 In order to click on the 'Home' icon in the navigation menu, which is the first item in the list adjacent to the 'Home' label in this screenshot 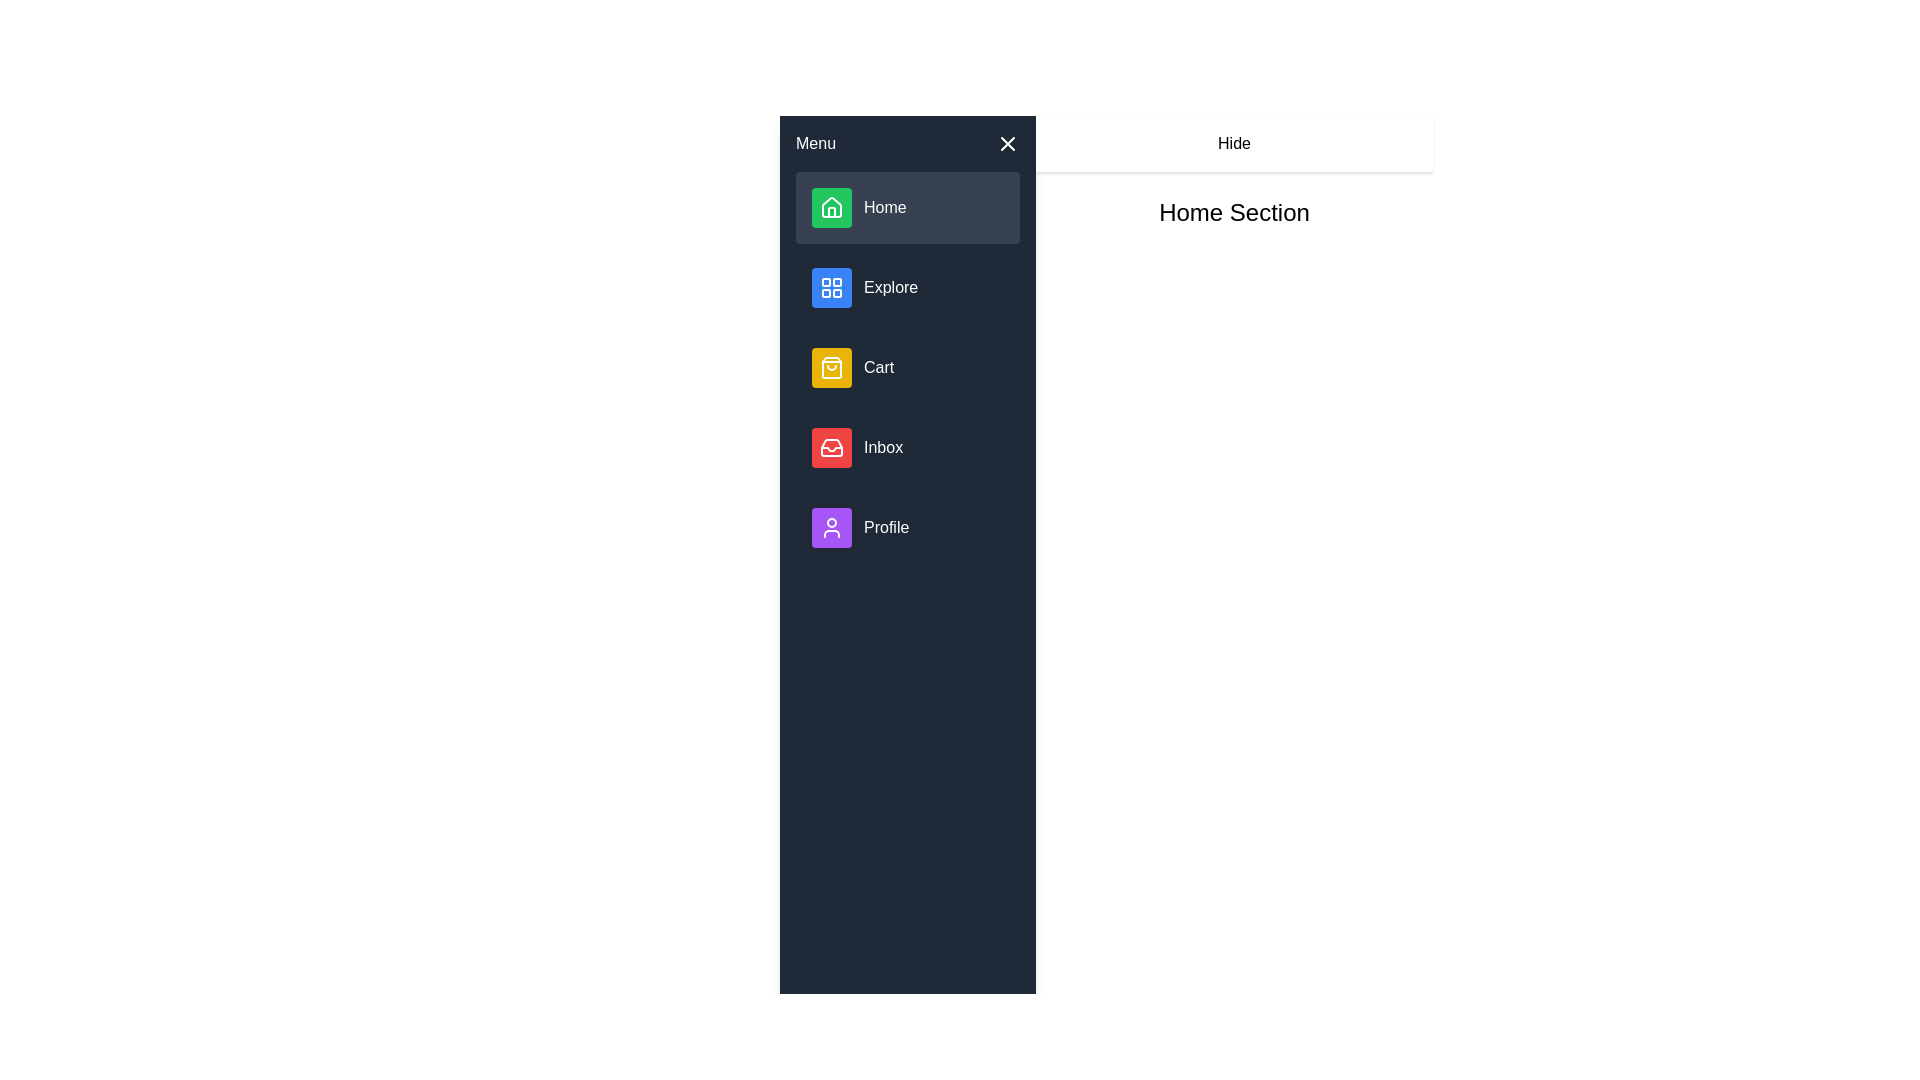, I will do `click(831, 207)`.